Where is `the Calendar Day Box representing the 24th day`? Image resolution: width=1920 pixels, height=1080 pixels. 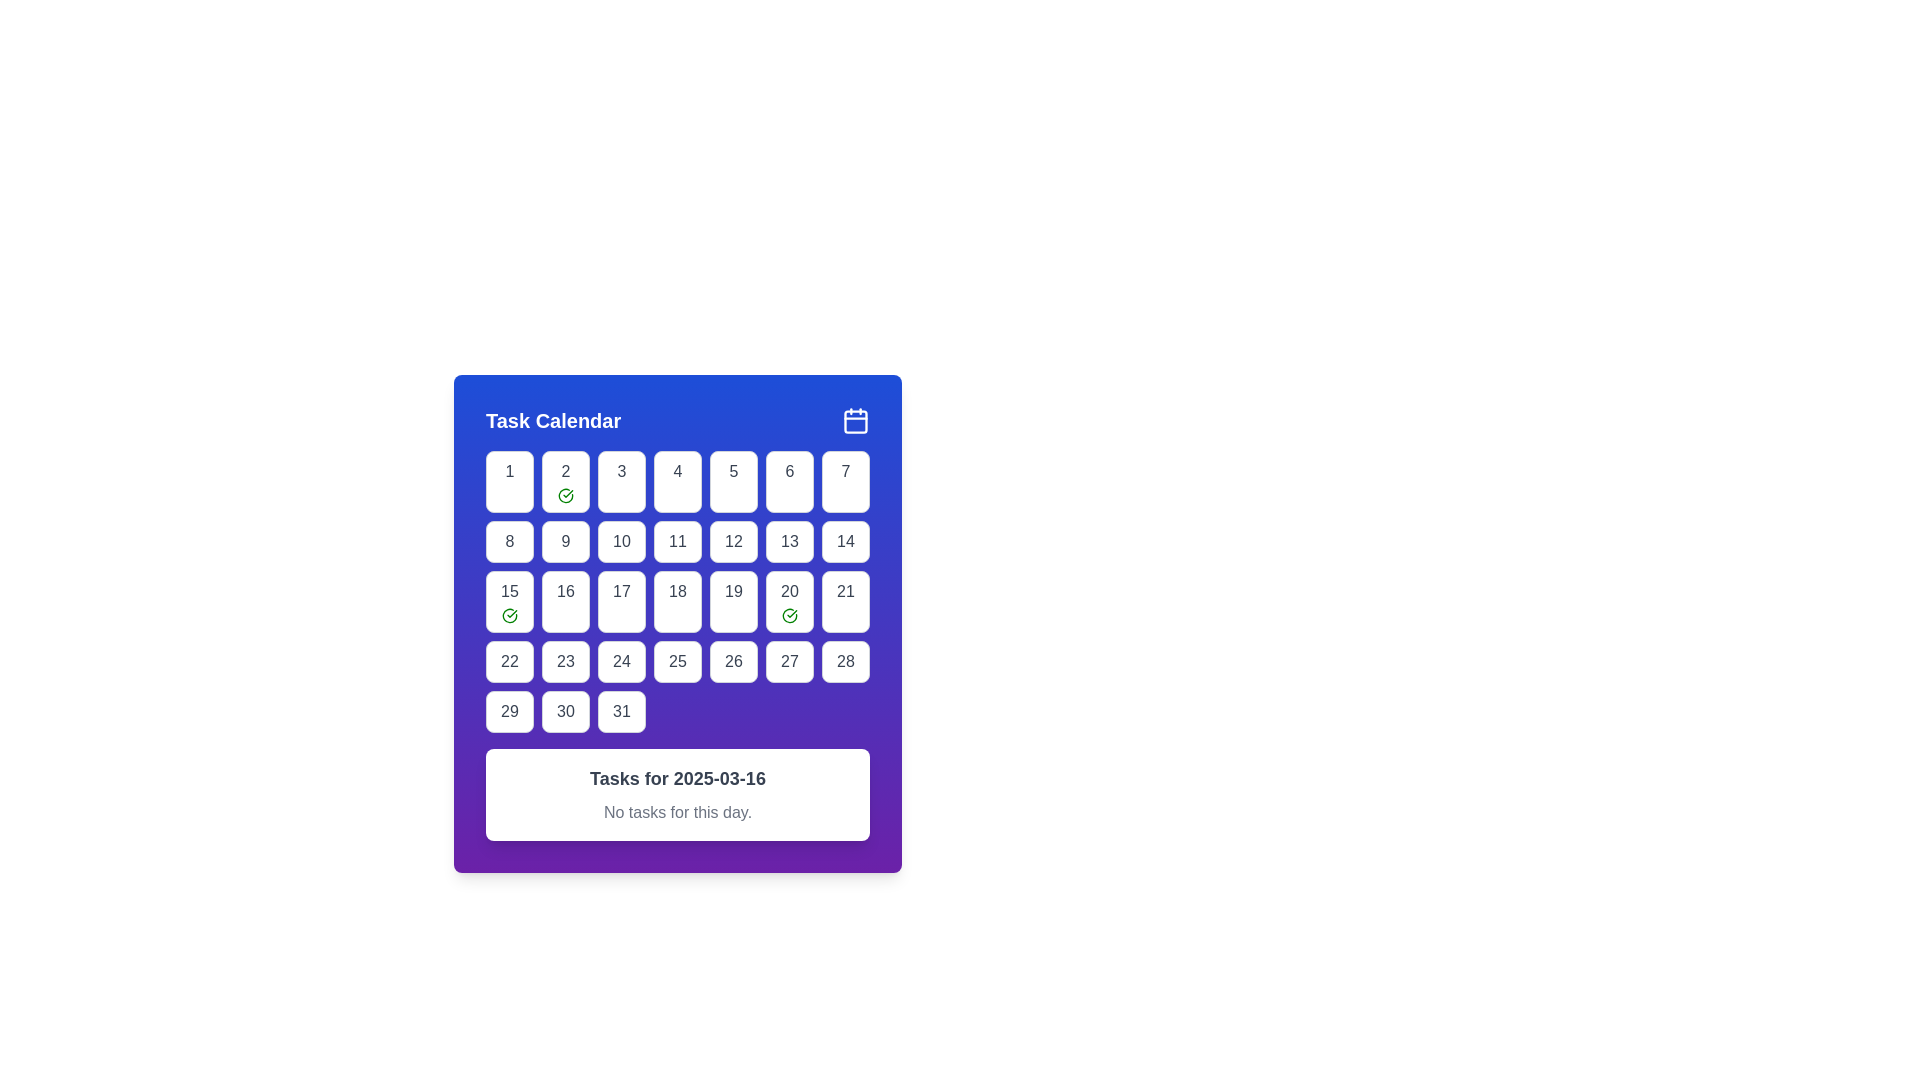 the Calendar Day Box representing the 24th day is located at coordinates (621, 662).